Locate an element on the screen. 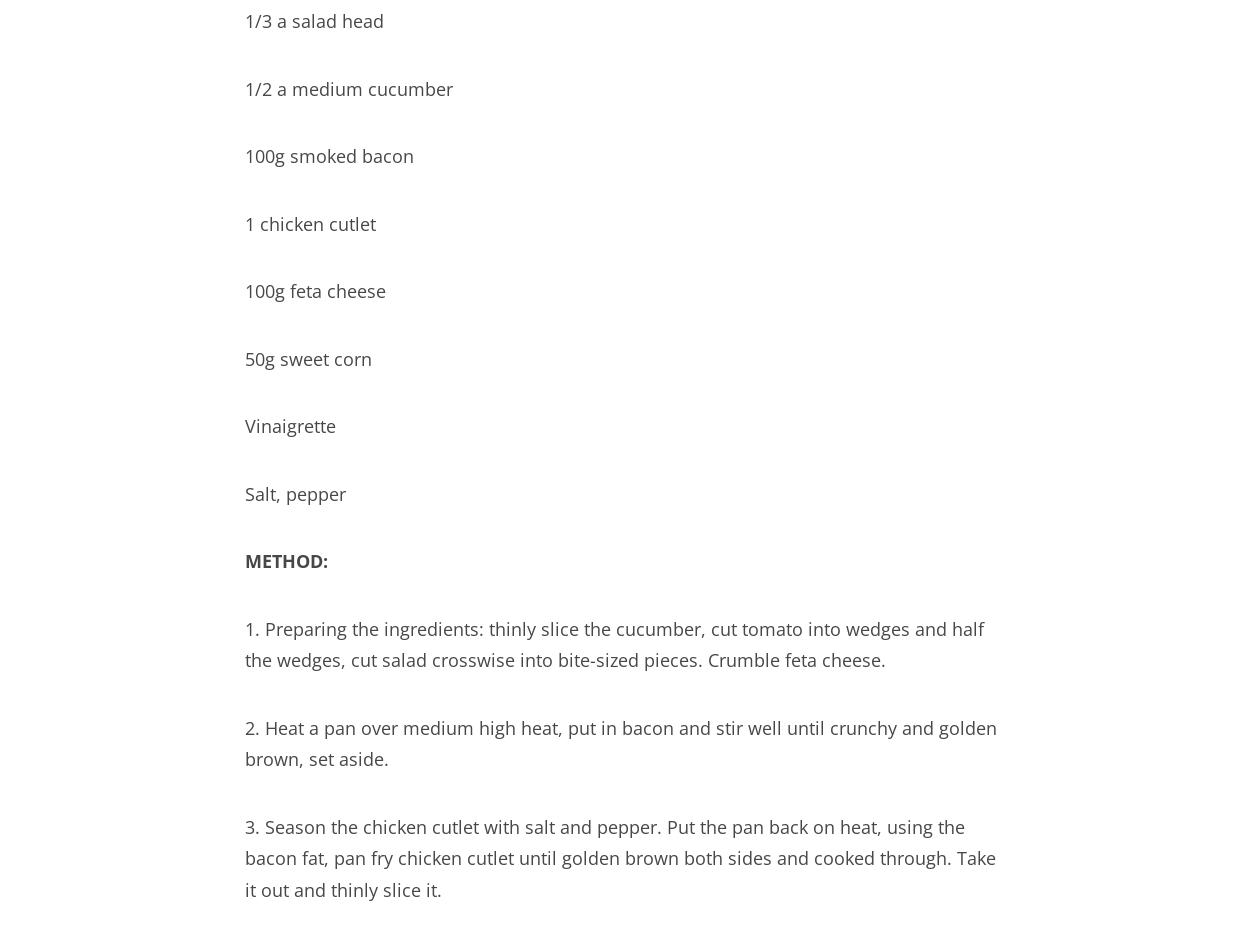 This screenshot has width=1250, height=942. '1 chicken cutlet' is located at coordinates (310, 222).